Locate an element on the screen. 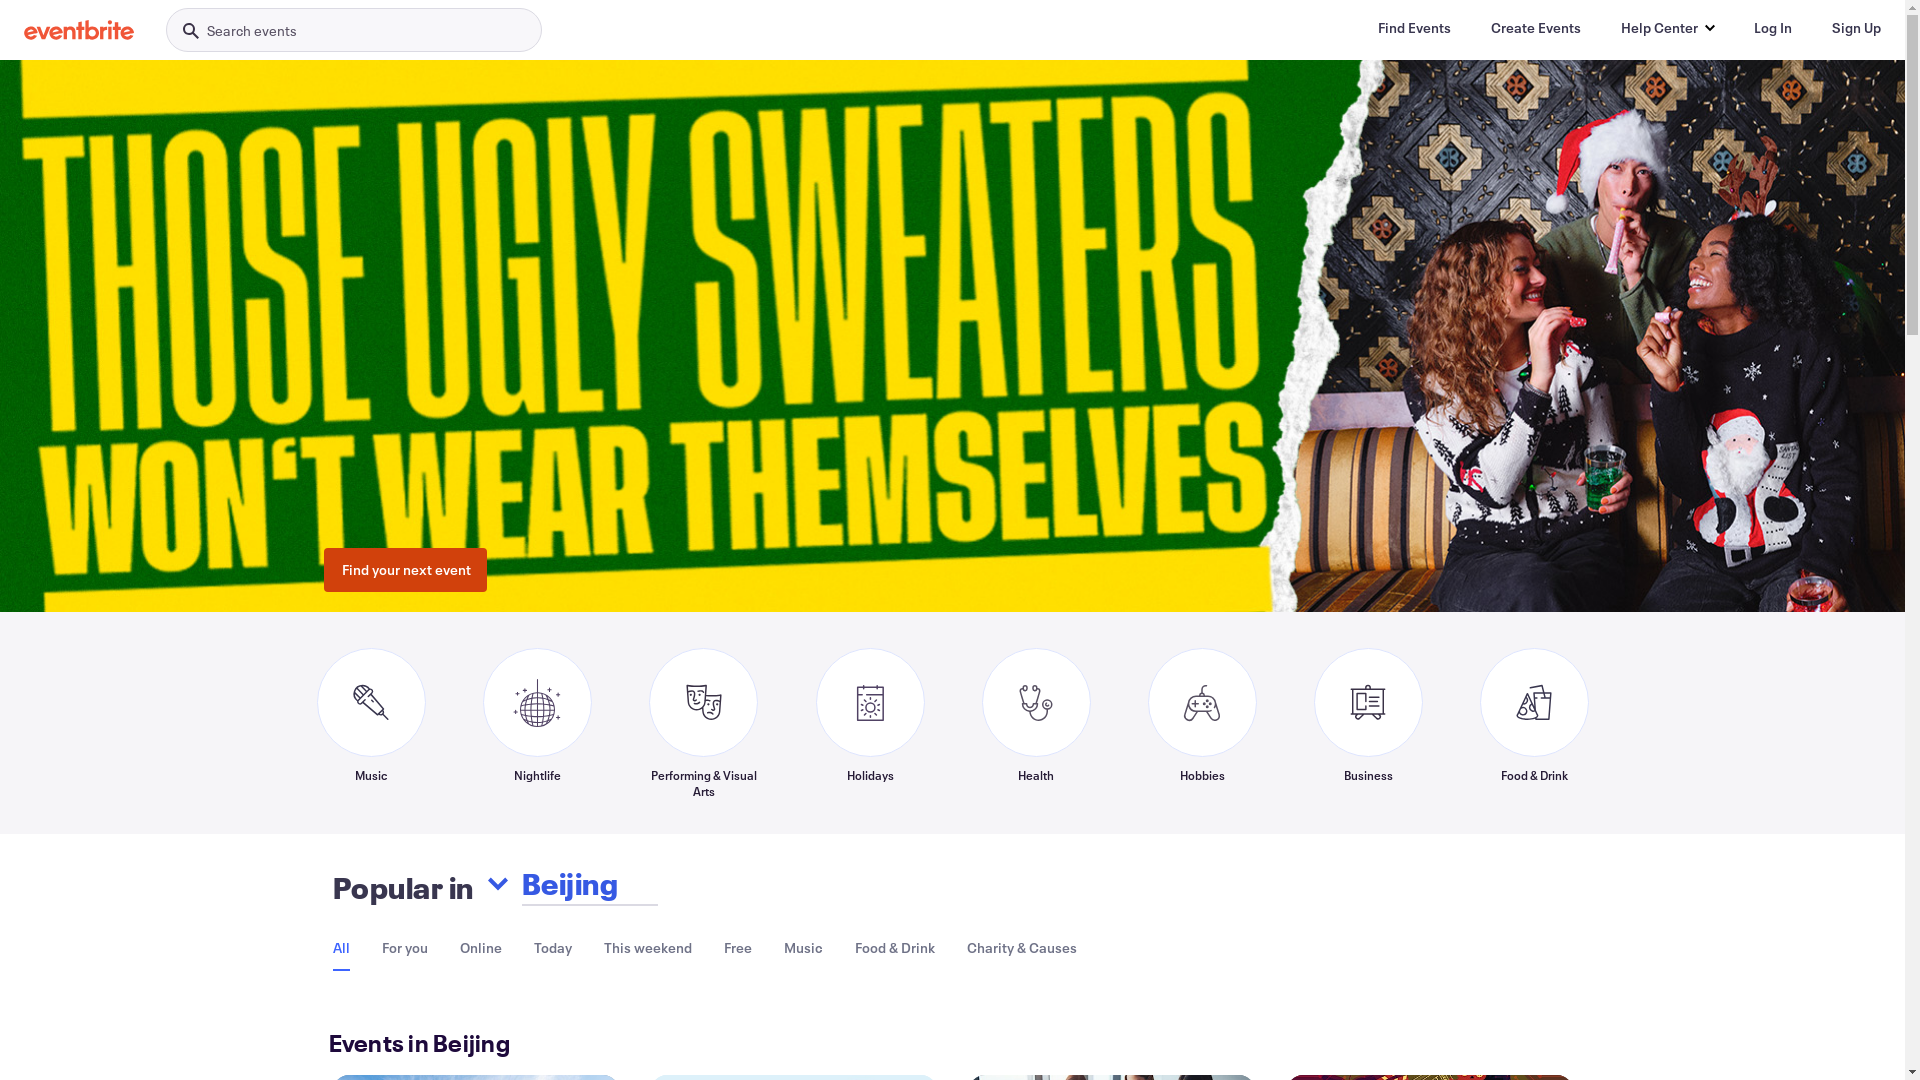 Image resolution: width=1920 pixels, height=1080 pixels. 'Charity & Causes' is located at coordinates (1021, 946).